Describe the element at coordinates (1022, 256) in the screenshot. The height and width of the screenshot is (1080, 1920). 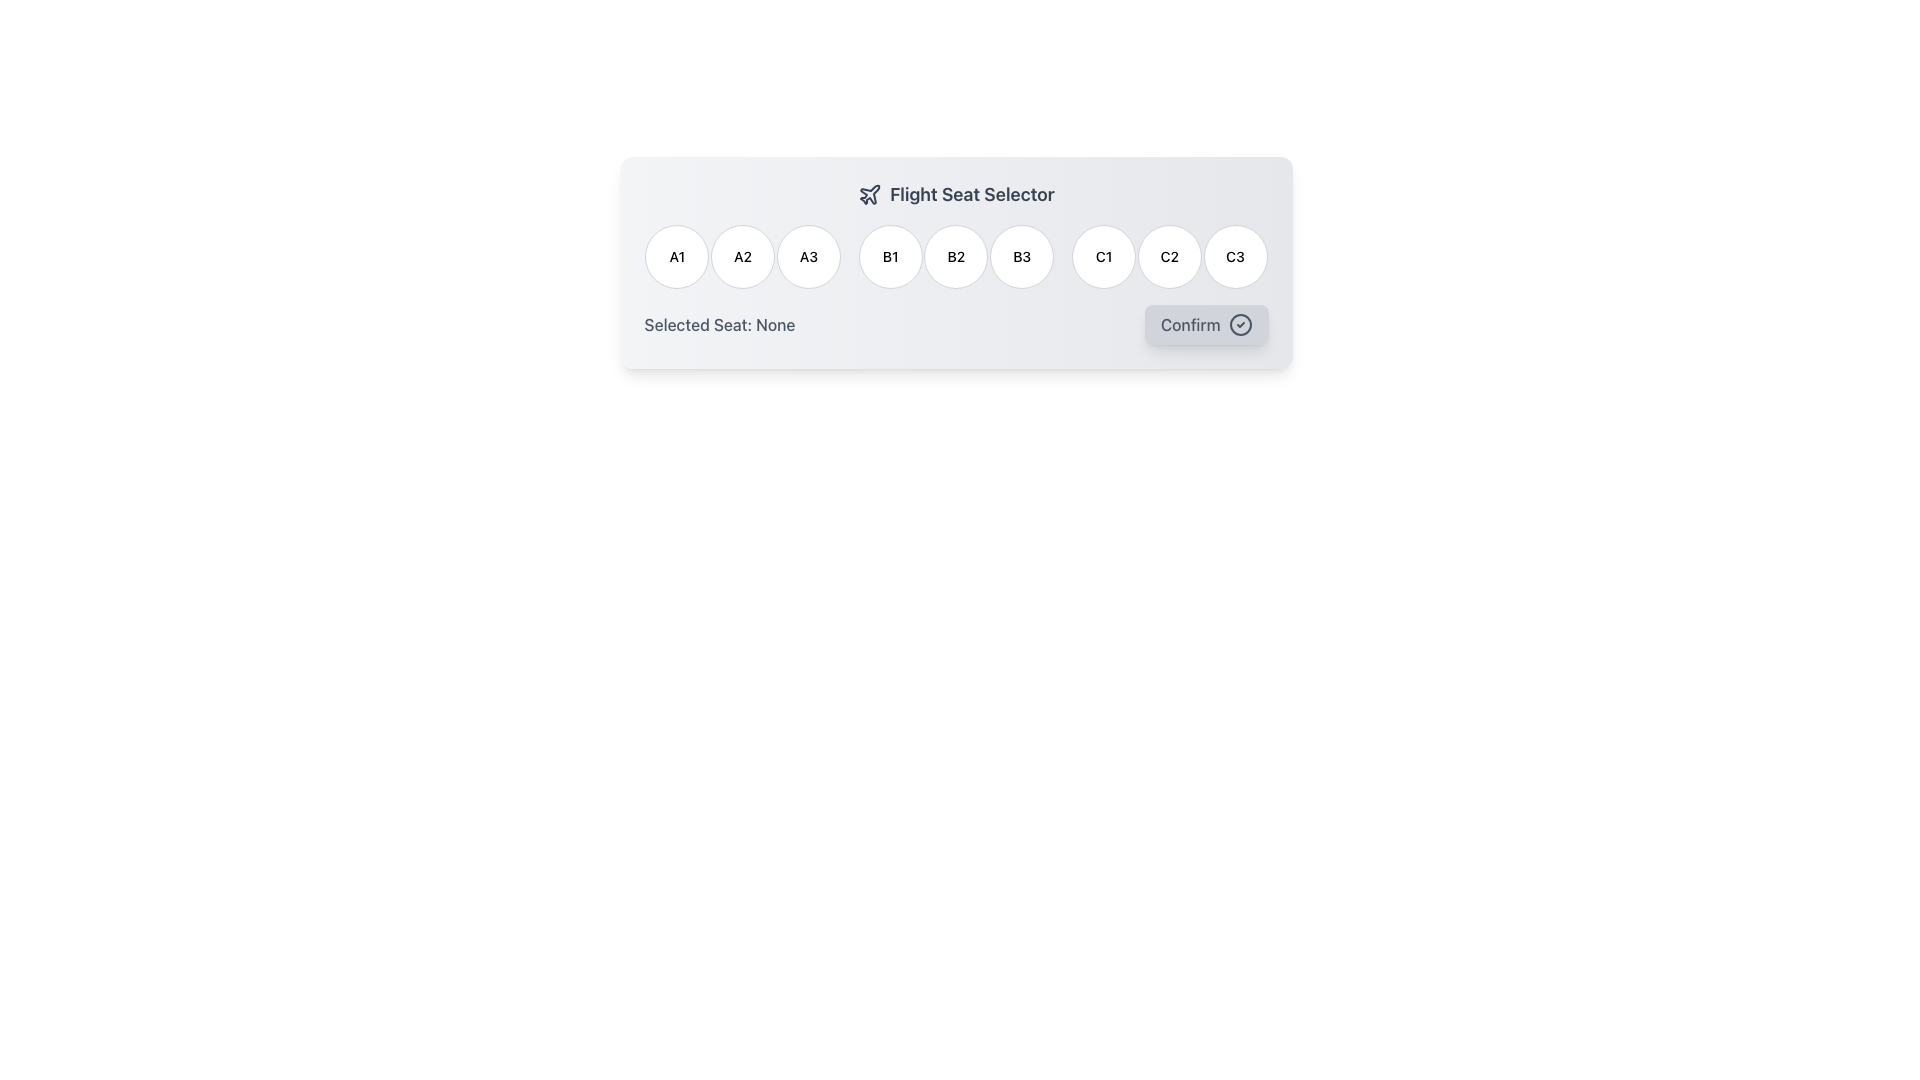
I see `the circular button labeled 'B3' which has a white background and gray border` at that location.